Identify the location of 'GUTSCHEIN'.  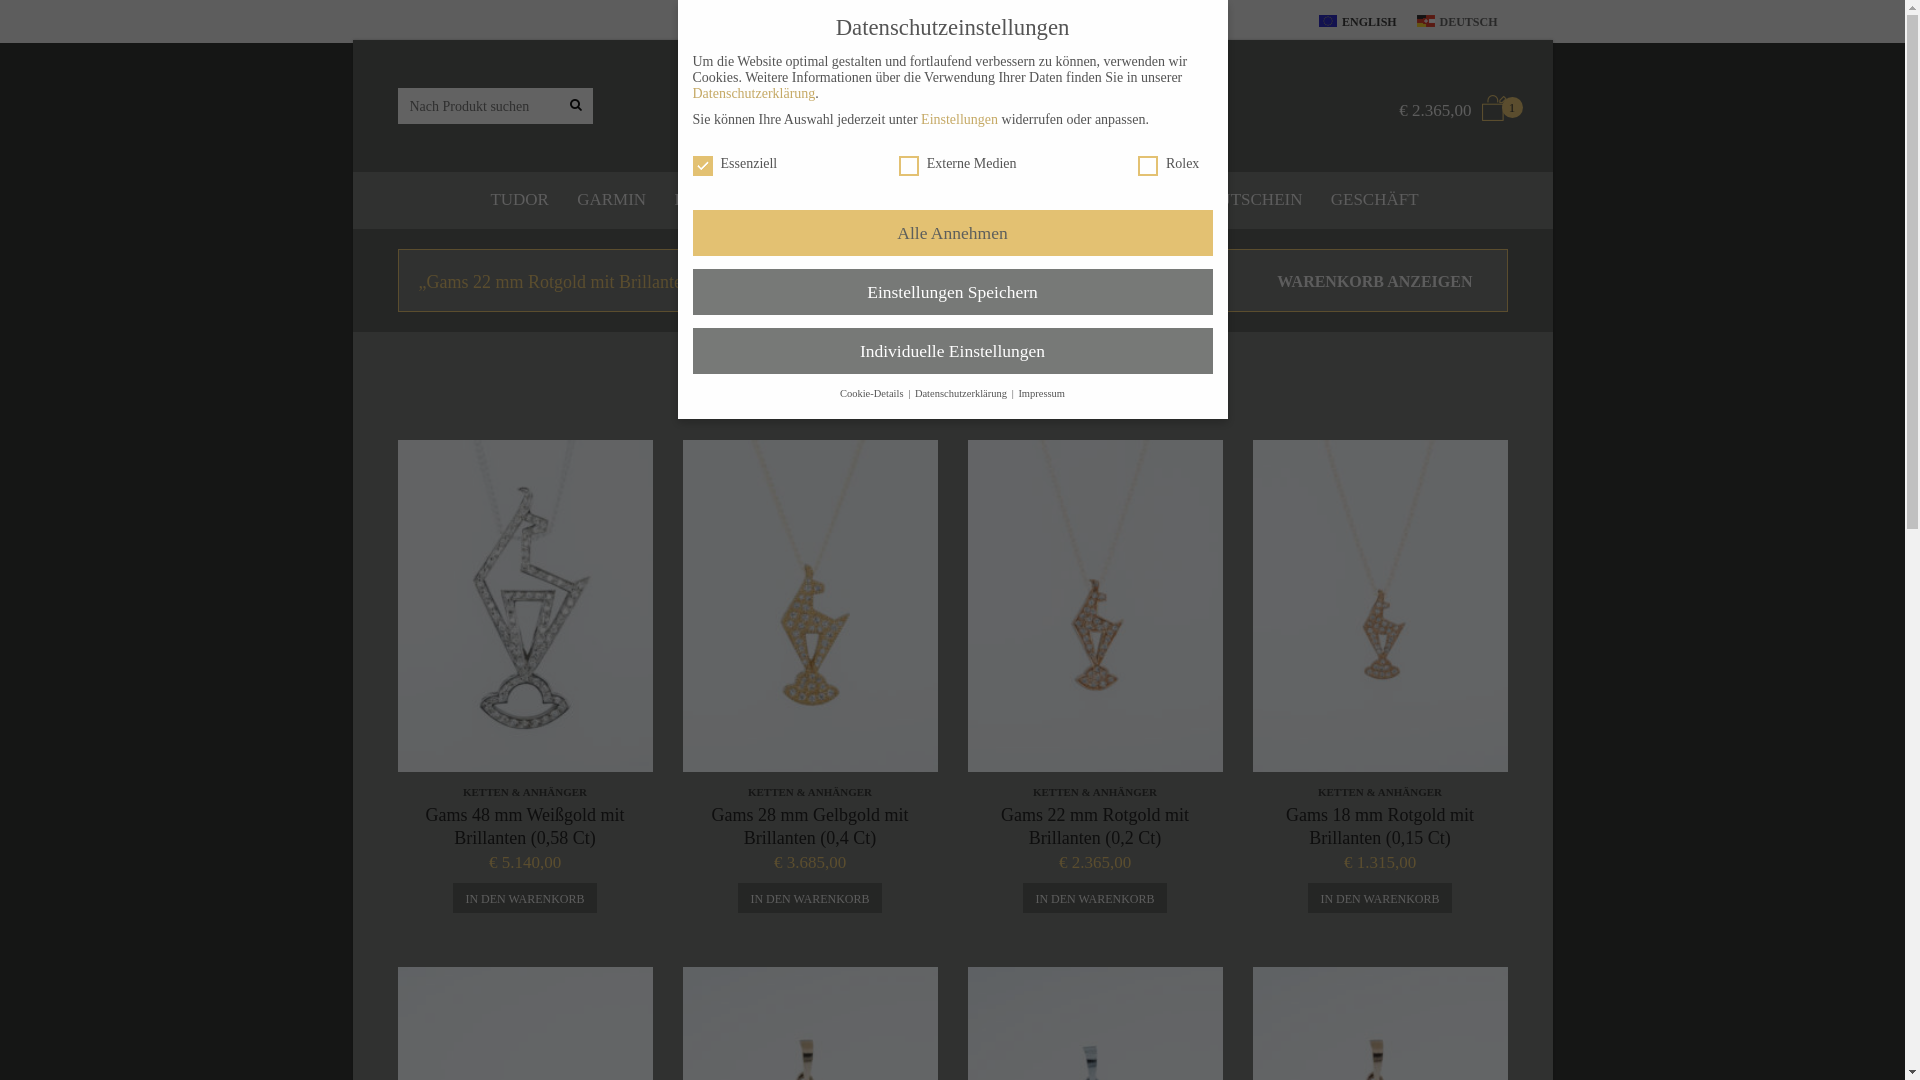
(1204, 199).